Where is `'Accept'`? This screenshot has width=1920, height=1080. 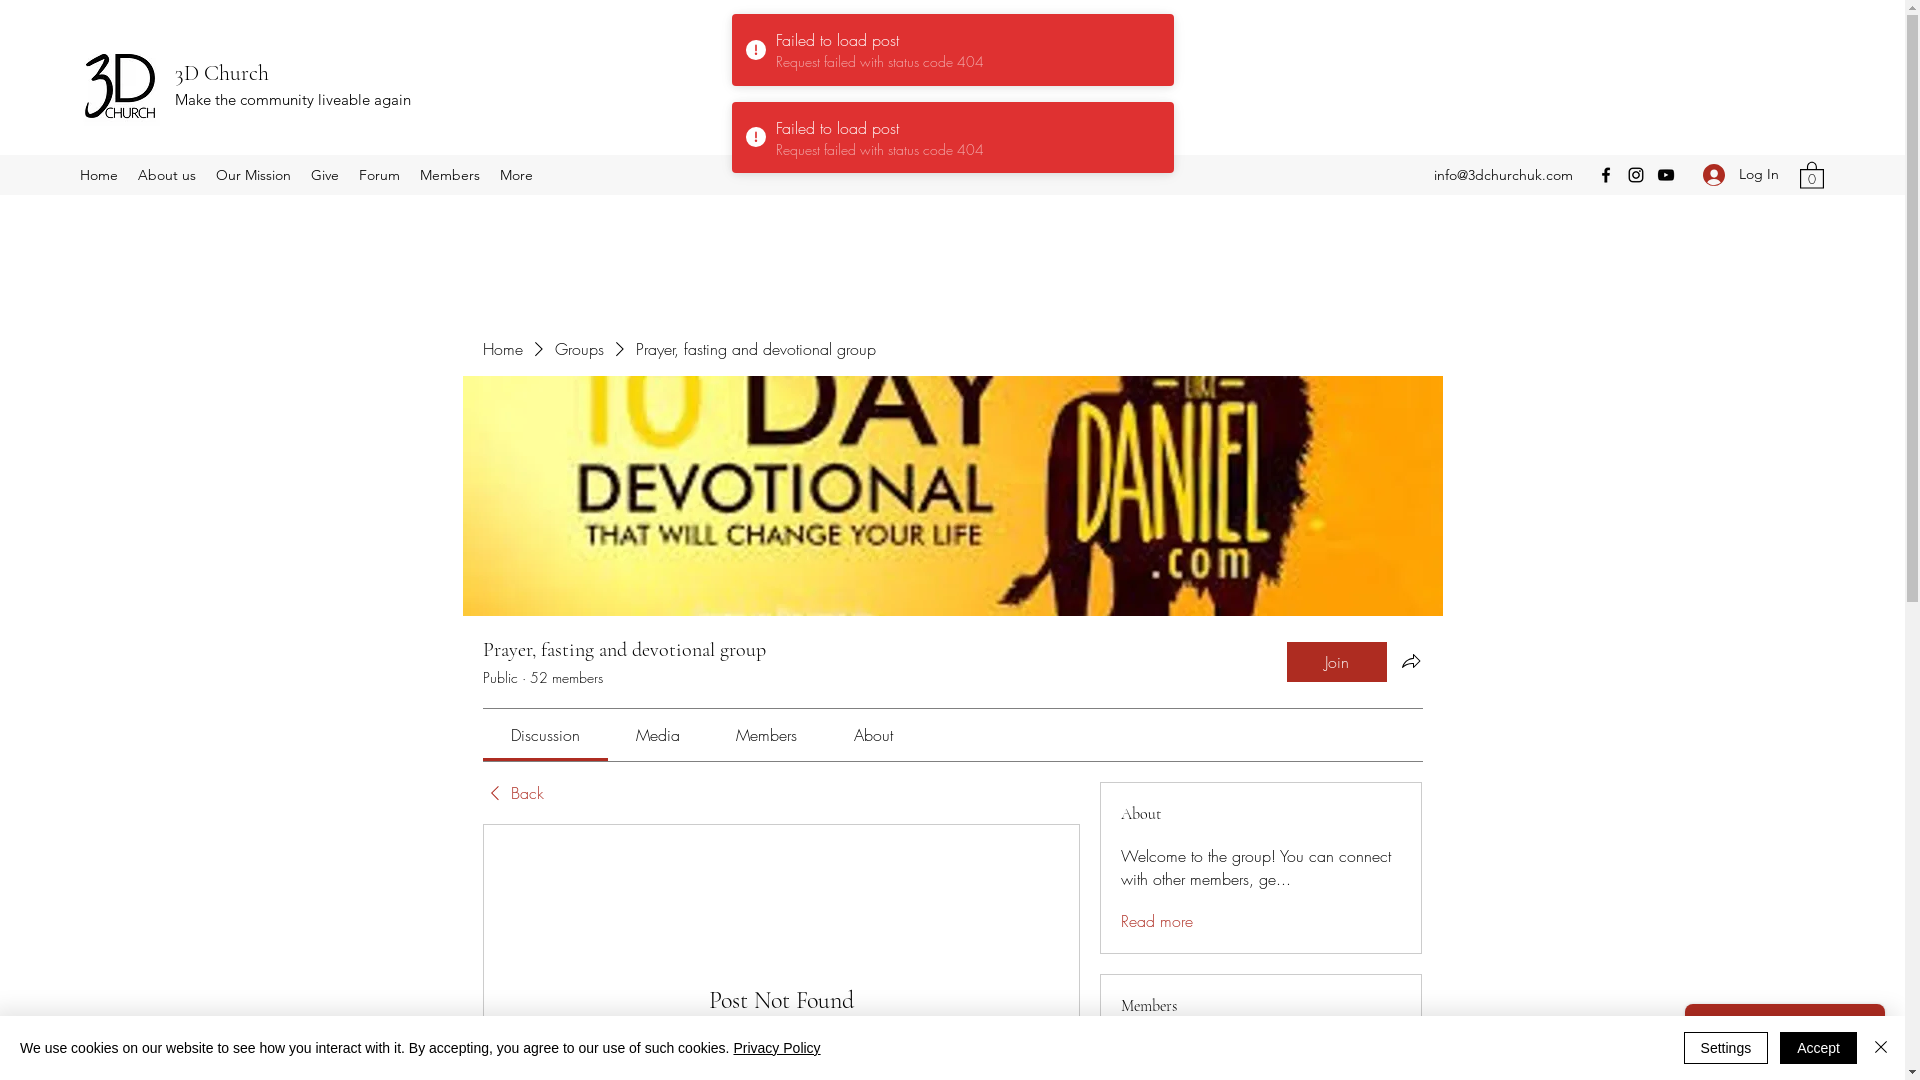 'Accept' is located at coordinates (1818, 1047).